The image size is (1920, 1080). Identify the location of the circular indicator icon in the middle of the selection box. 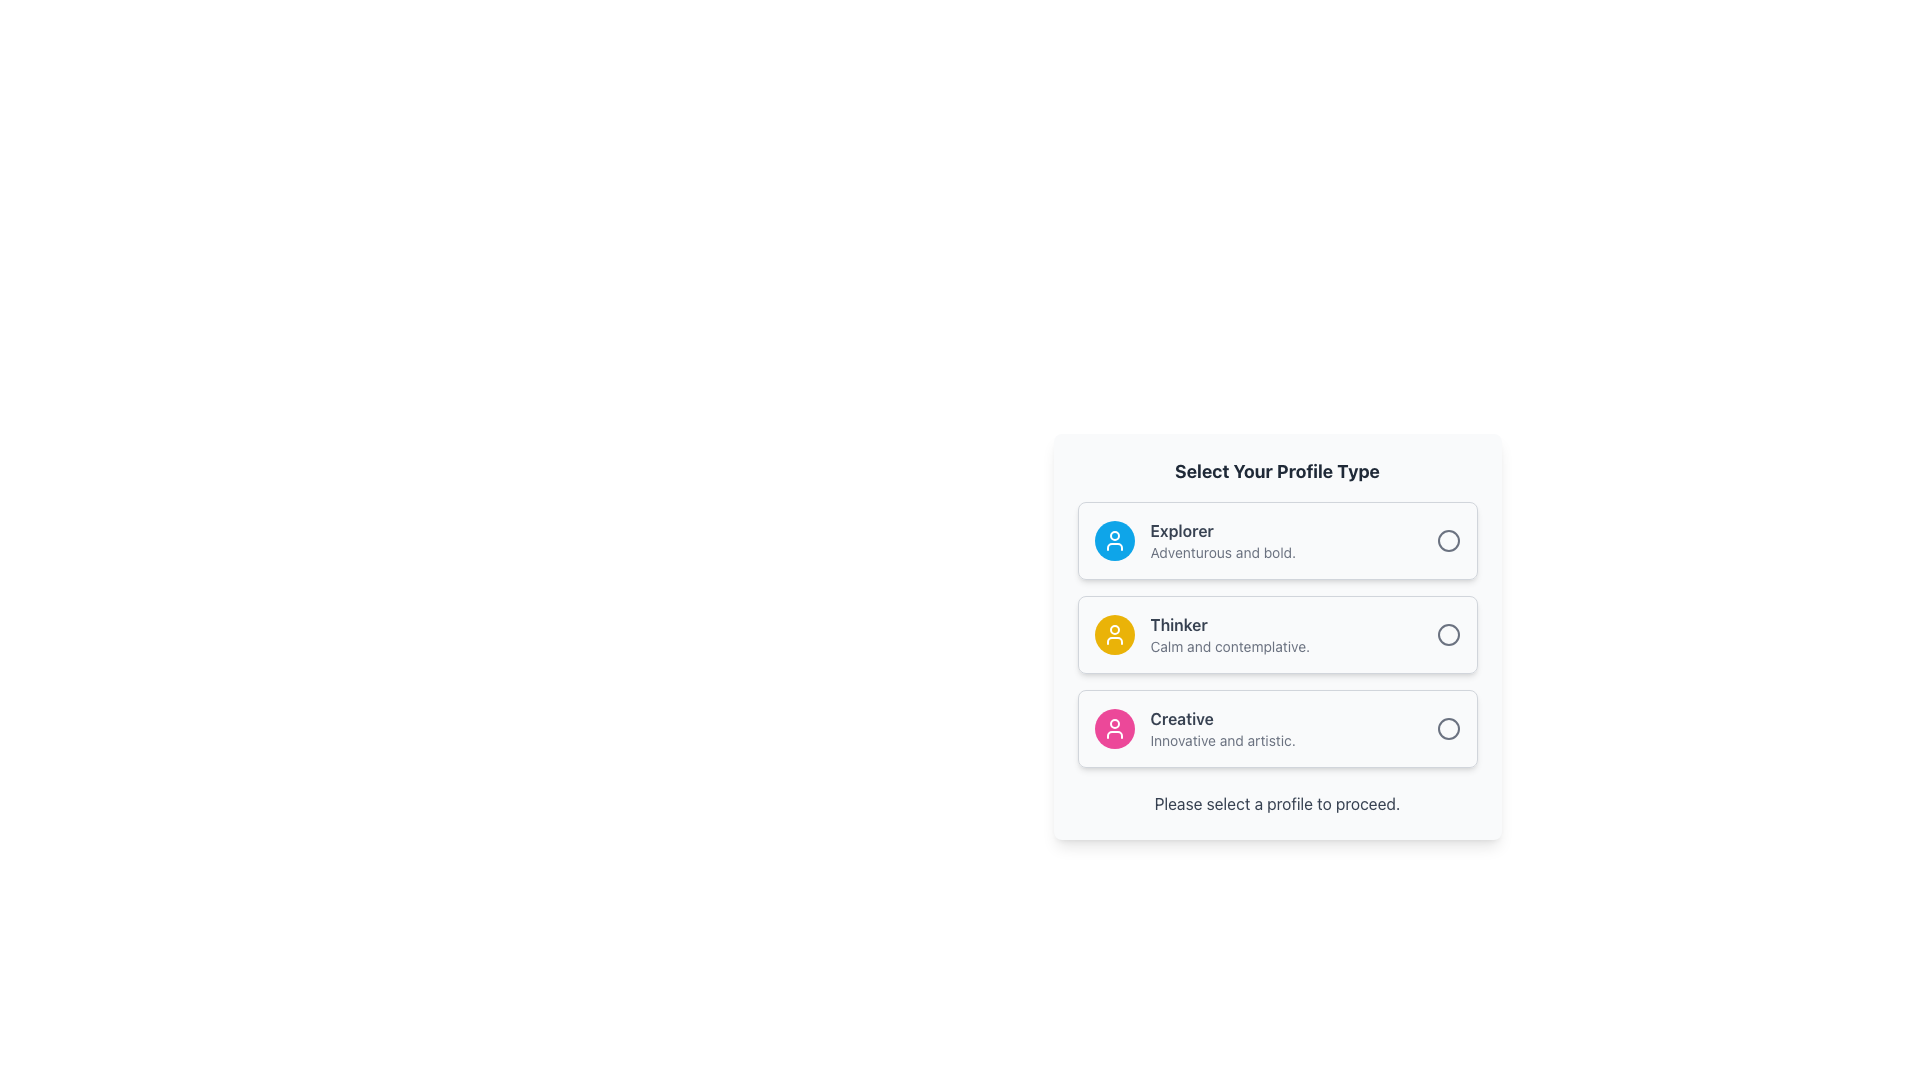
(1448, 635).